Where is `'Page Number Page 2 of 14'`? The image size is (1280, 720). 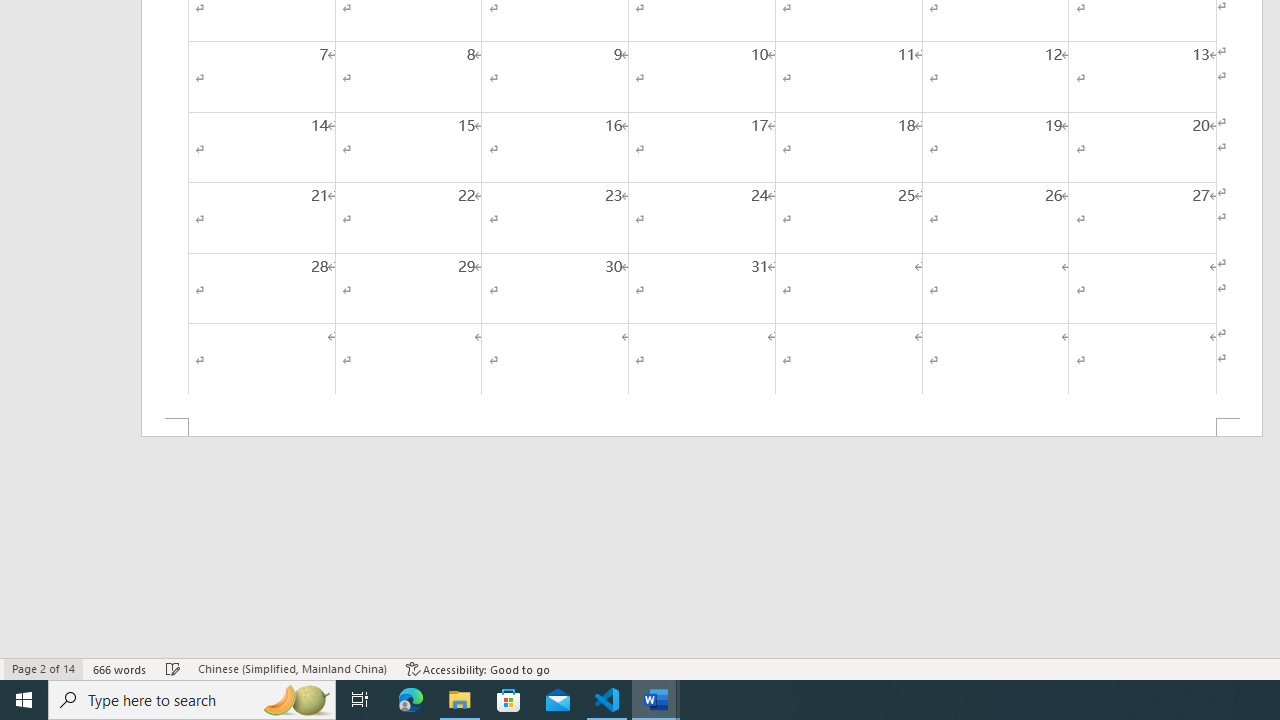 'Page Number Page 2 of 14' is located at coordinates (43, 669).